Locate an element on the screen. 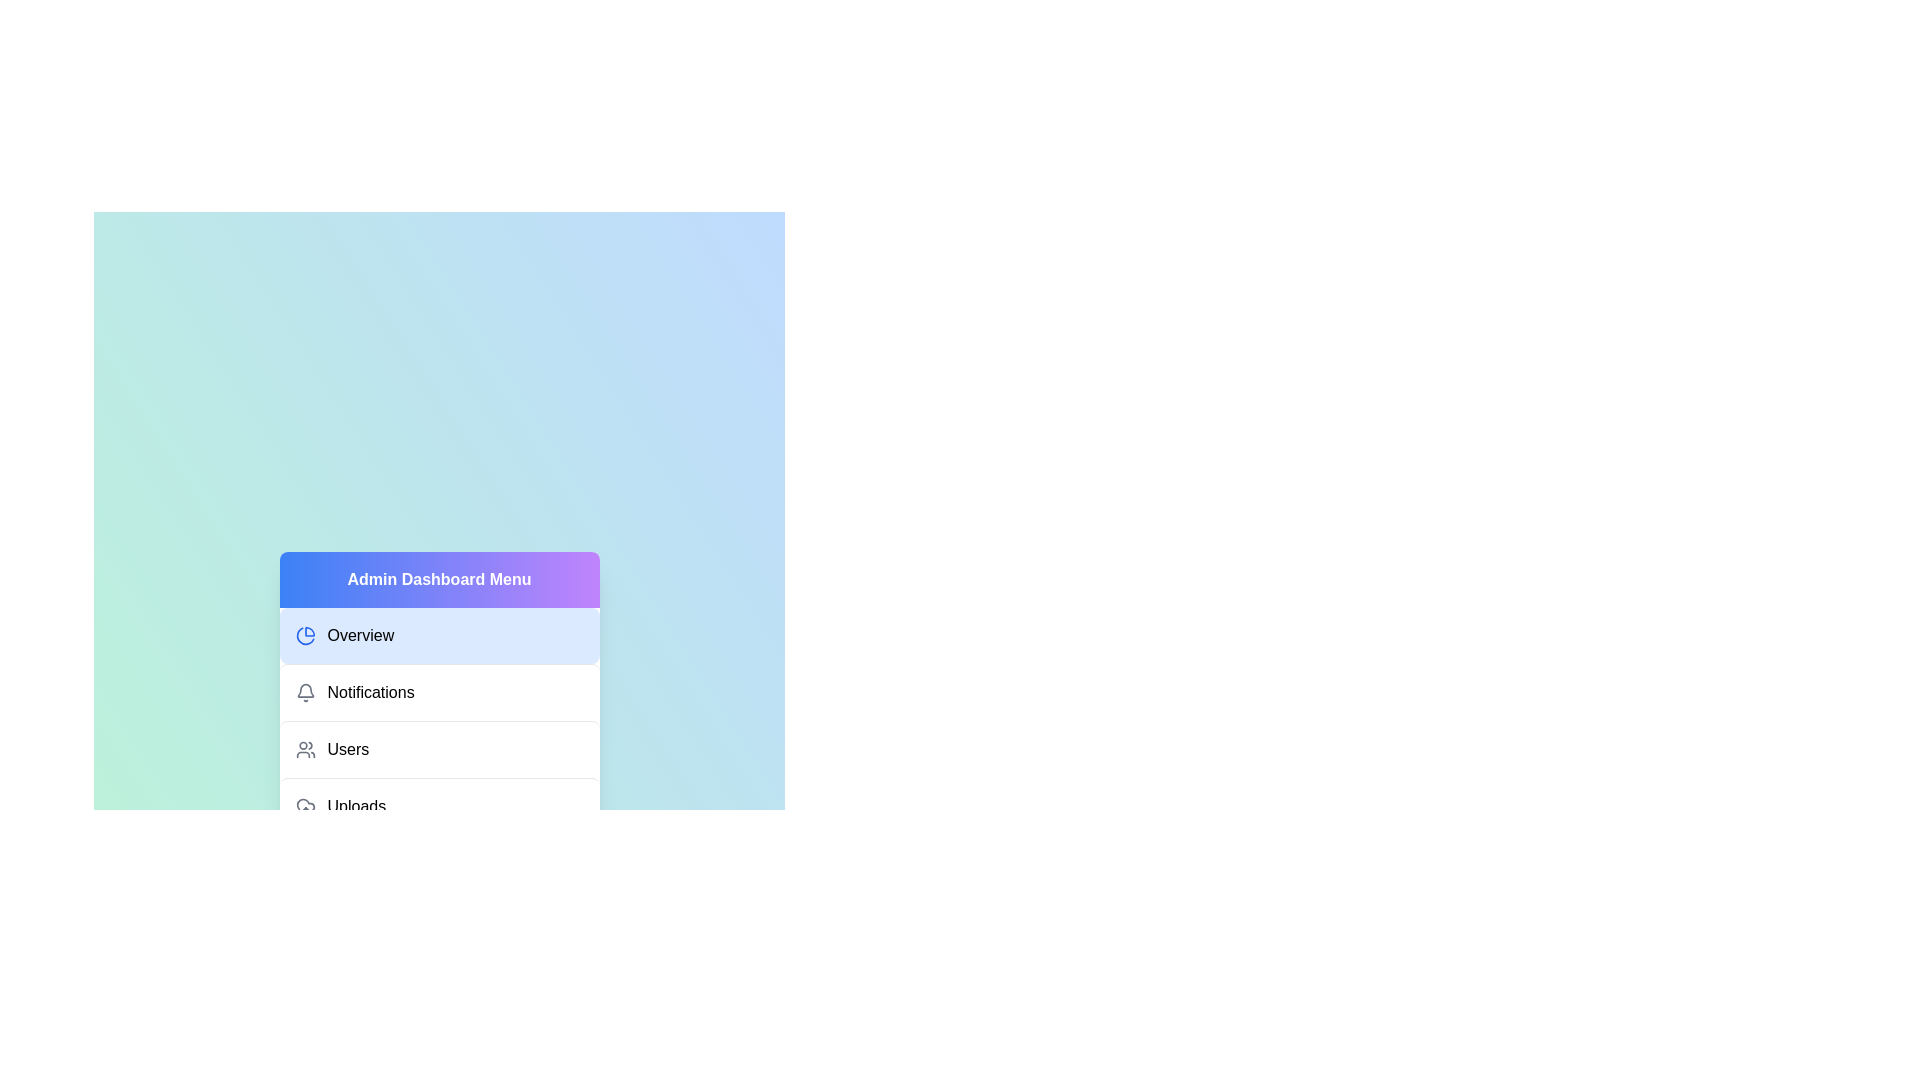 The width and height of the screenshot is (1920, 1080). the menu item Uploads by clicking on it is located at coordinates (438, 805).